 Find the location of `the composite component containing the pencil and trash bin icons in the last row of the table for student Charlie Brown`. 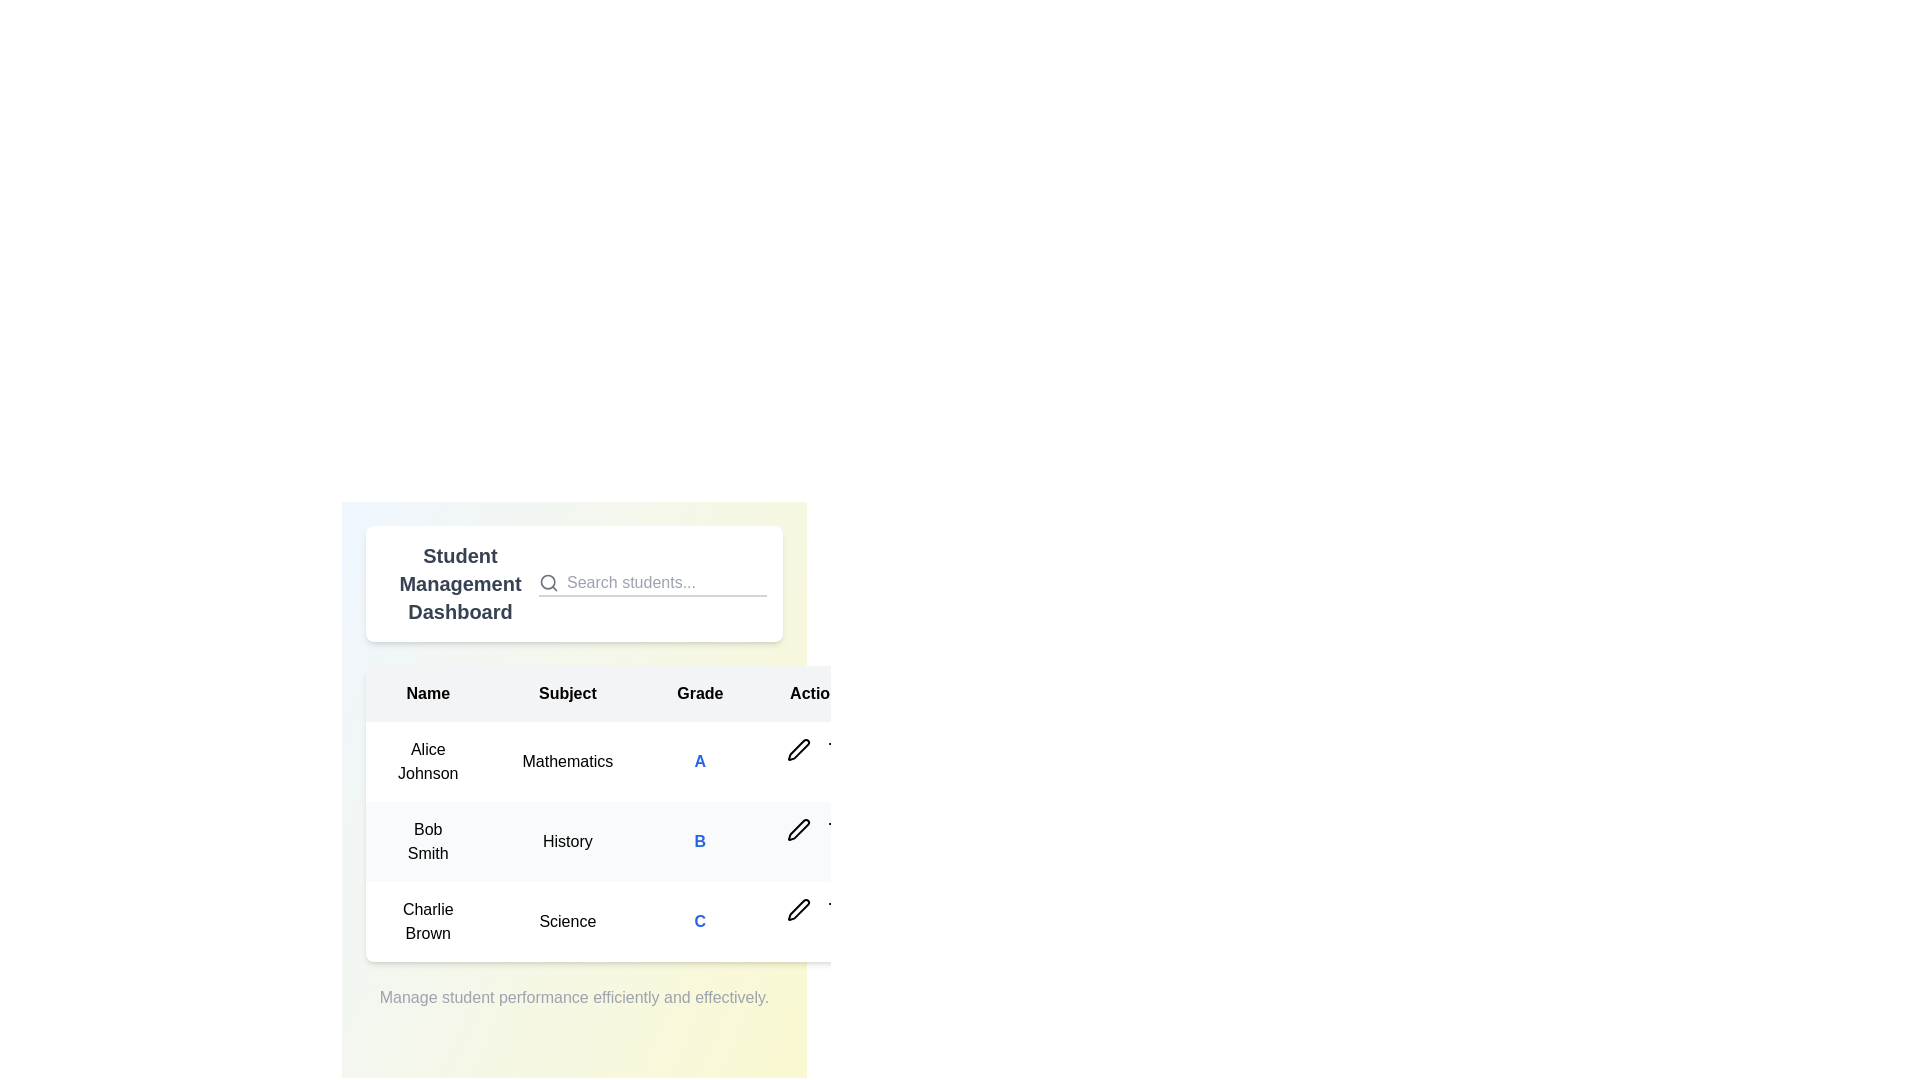

the composite component containing the pencil and trash bin icons in the last row of the table for student Charlie Brown is located at coordinates (819, 910).